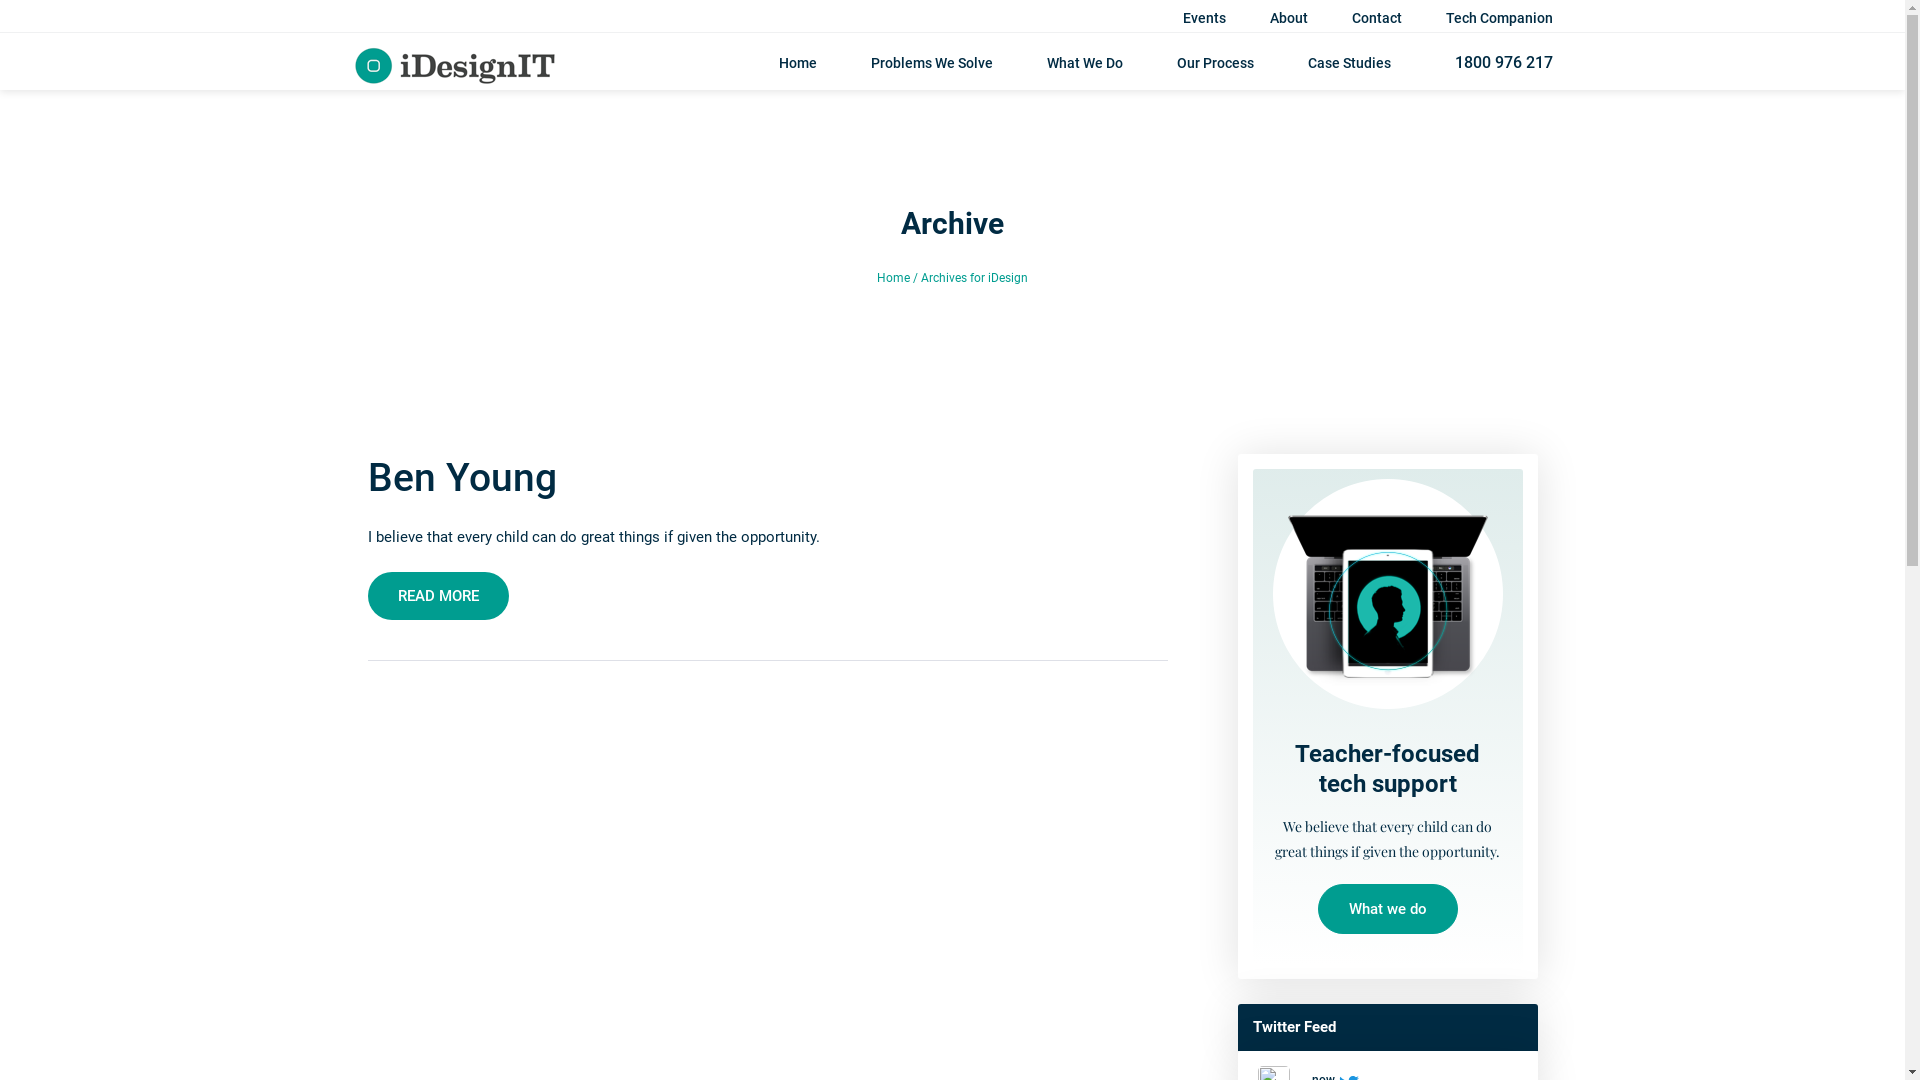  What do you see at coordinates (1202, 18) in the screenshot?
I see `'Events'` at bounding box center [1202, 18].